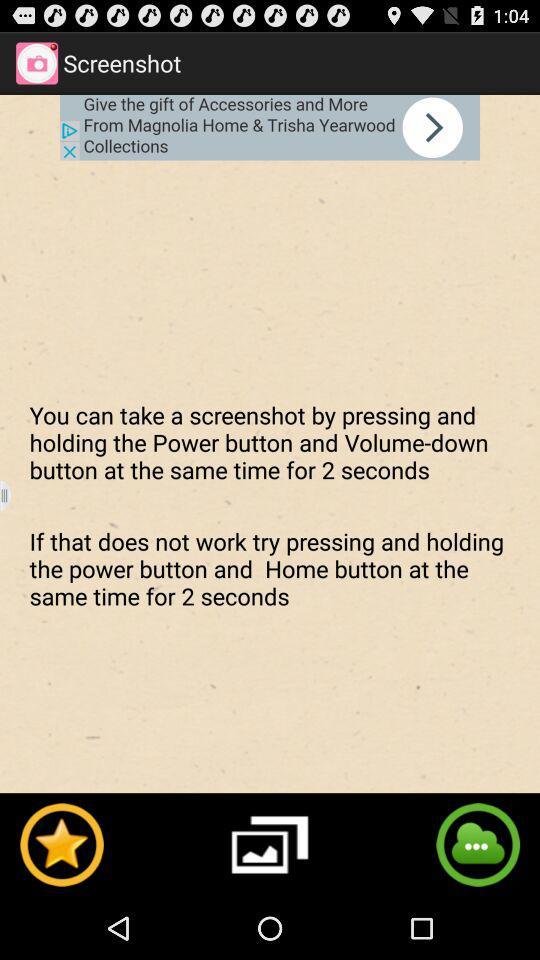  I want to click on cloud storage link, so click(477, 843).